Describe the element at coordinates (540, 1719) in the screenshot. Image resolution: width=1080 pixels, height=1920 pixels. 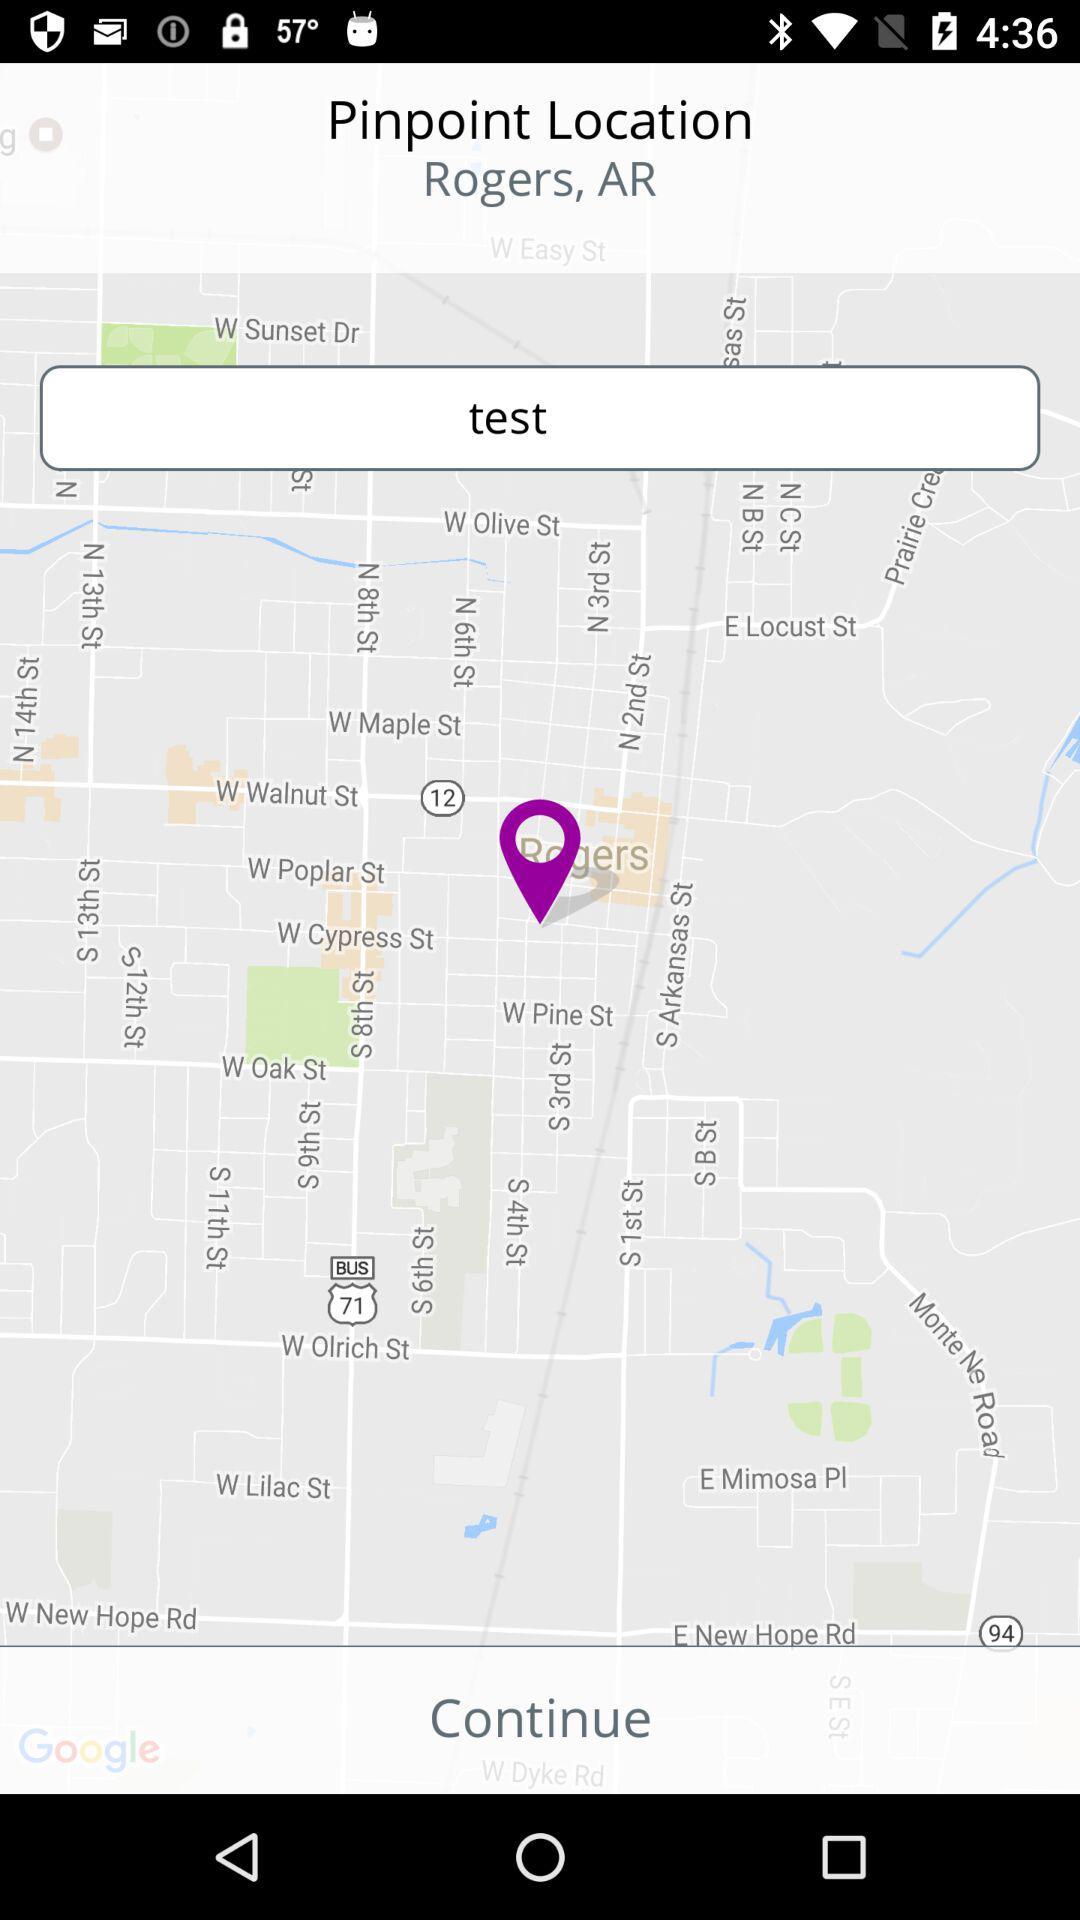
I see `continue` at that location.